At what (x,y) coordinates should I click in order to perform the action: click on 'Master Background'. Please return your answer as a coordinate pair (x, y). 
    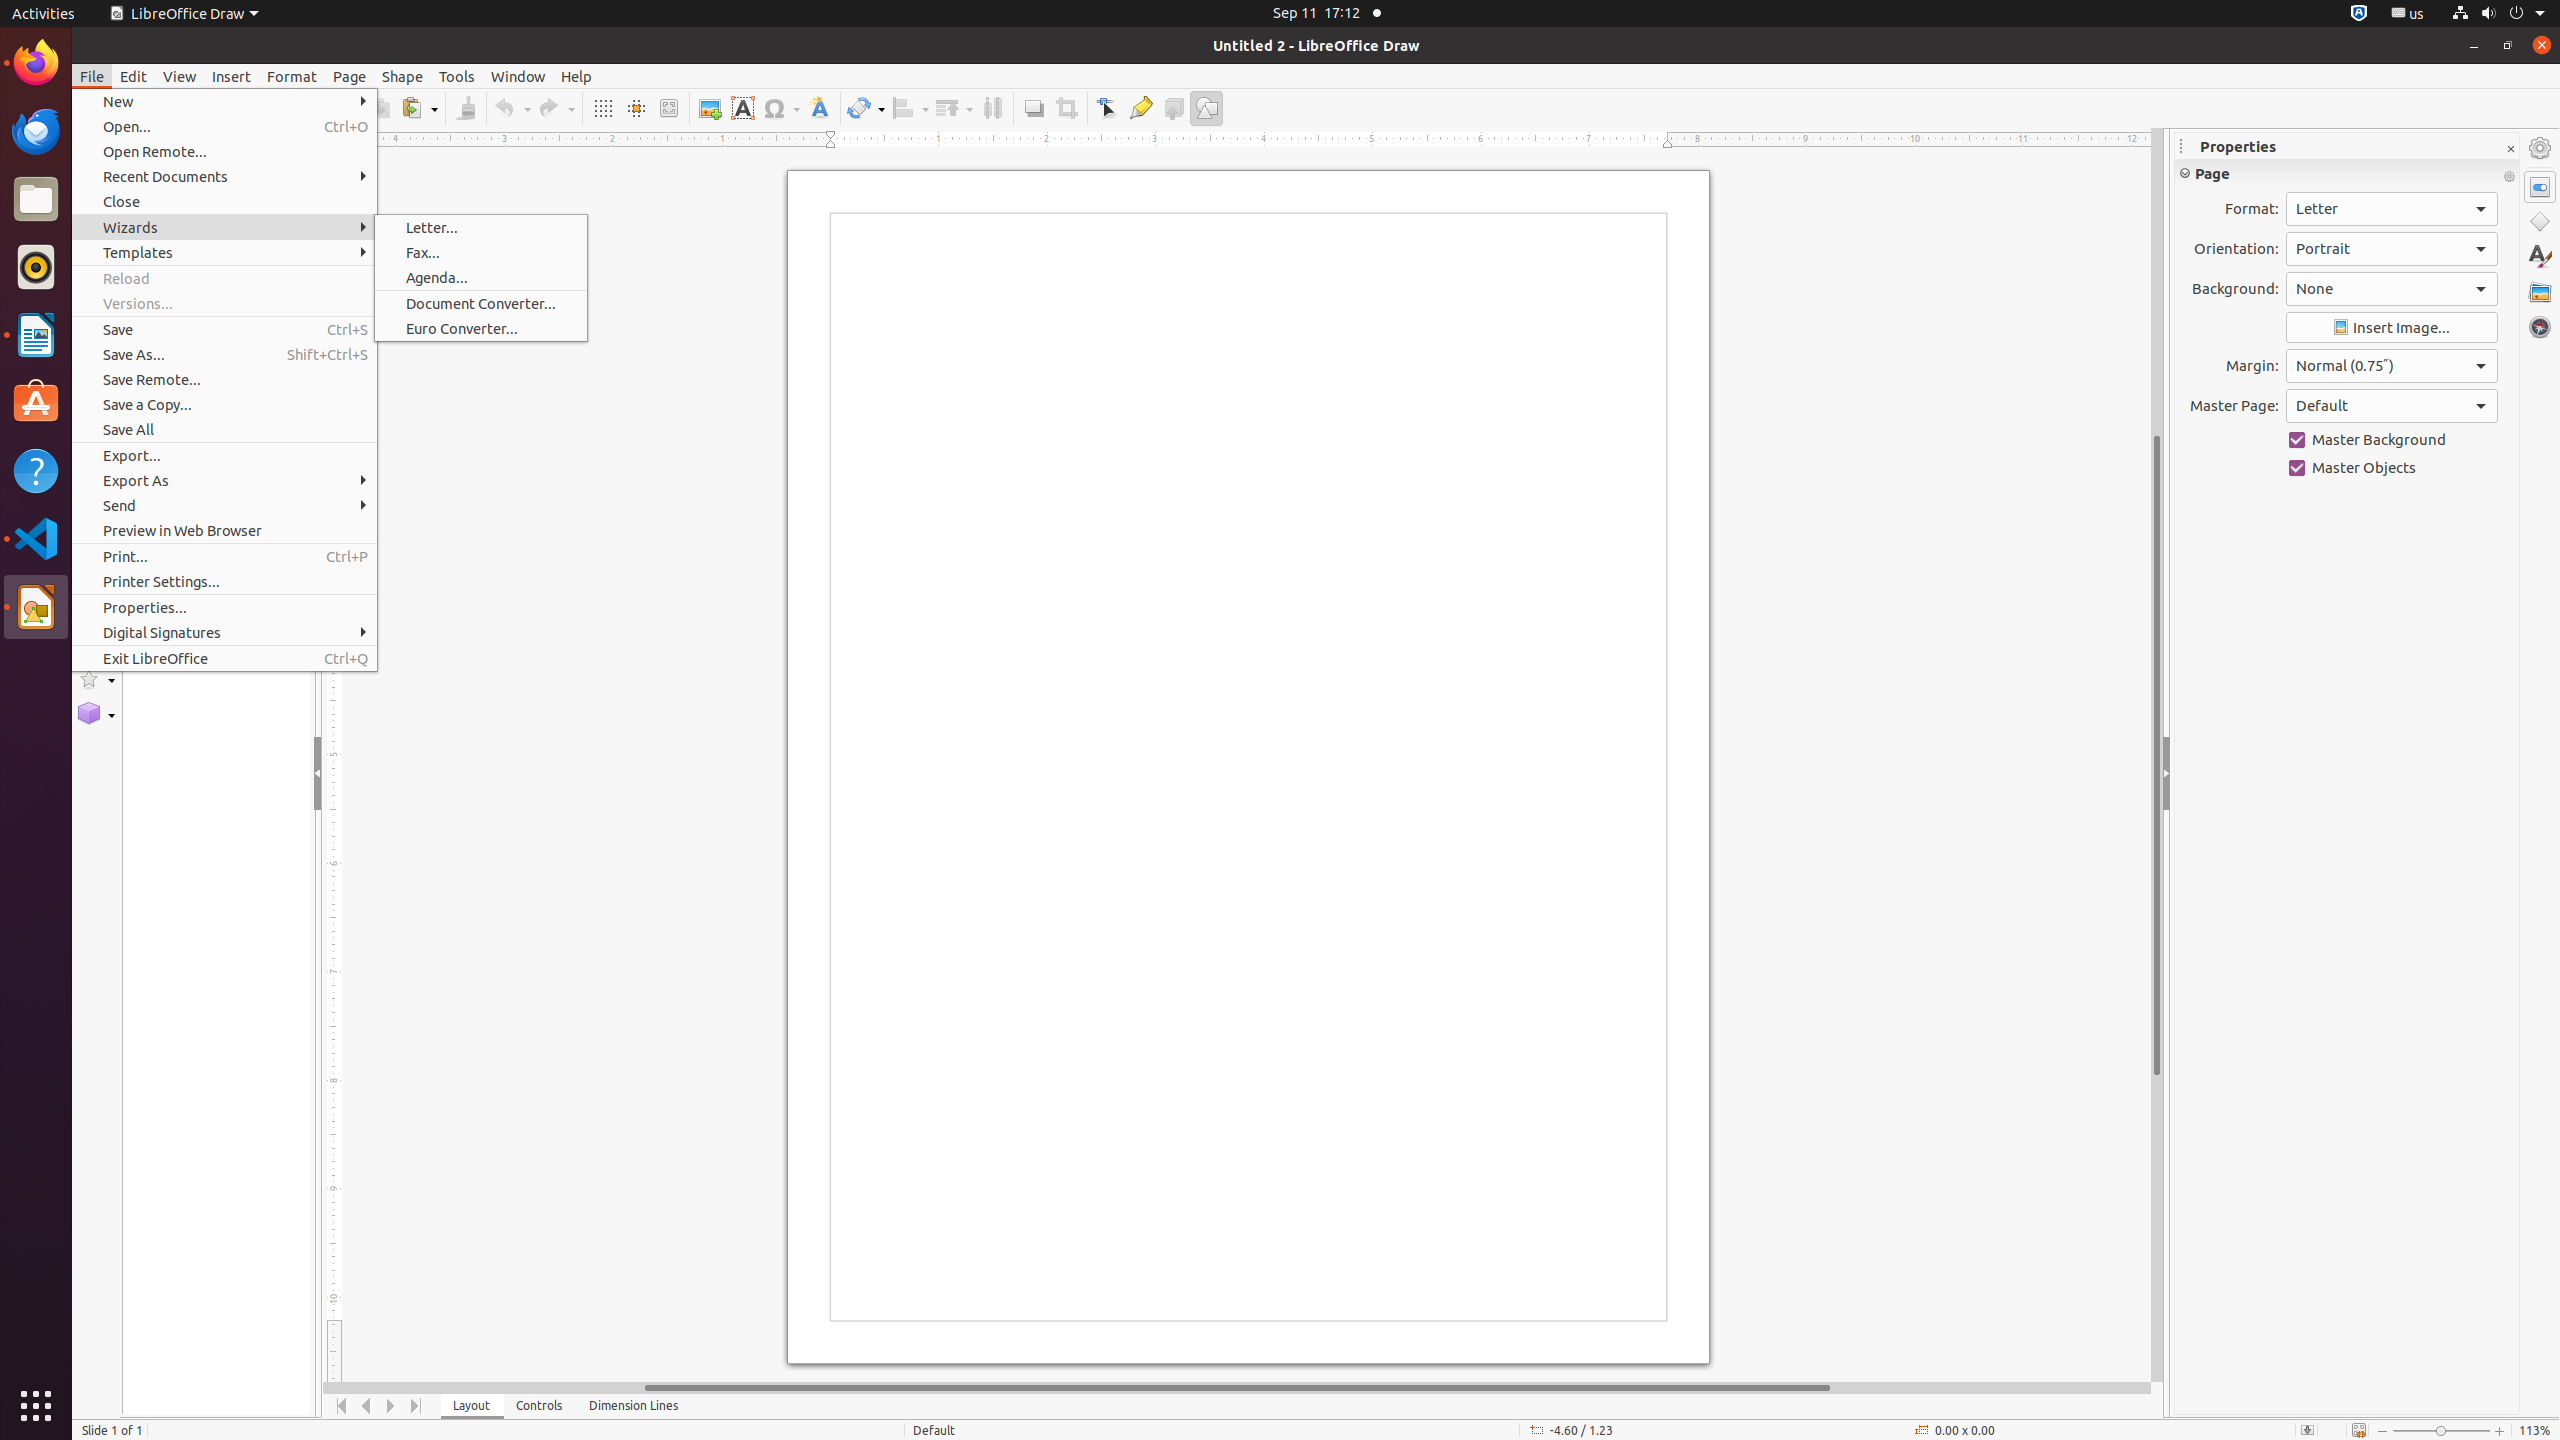
    Looking at the image, I should click on (2392, 440).